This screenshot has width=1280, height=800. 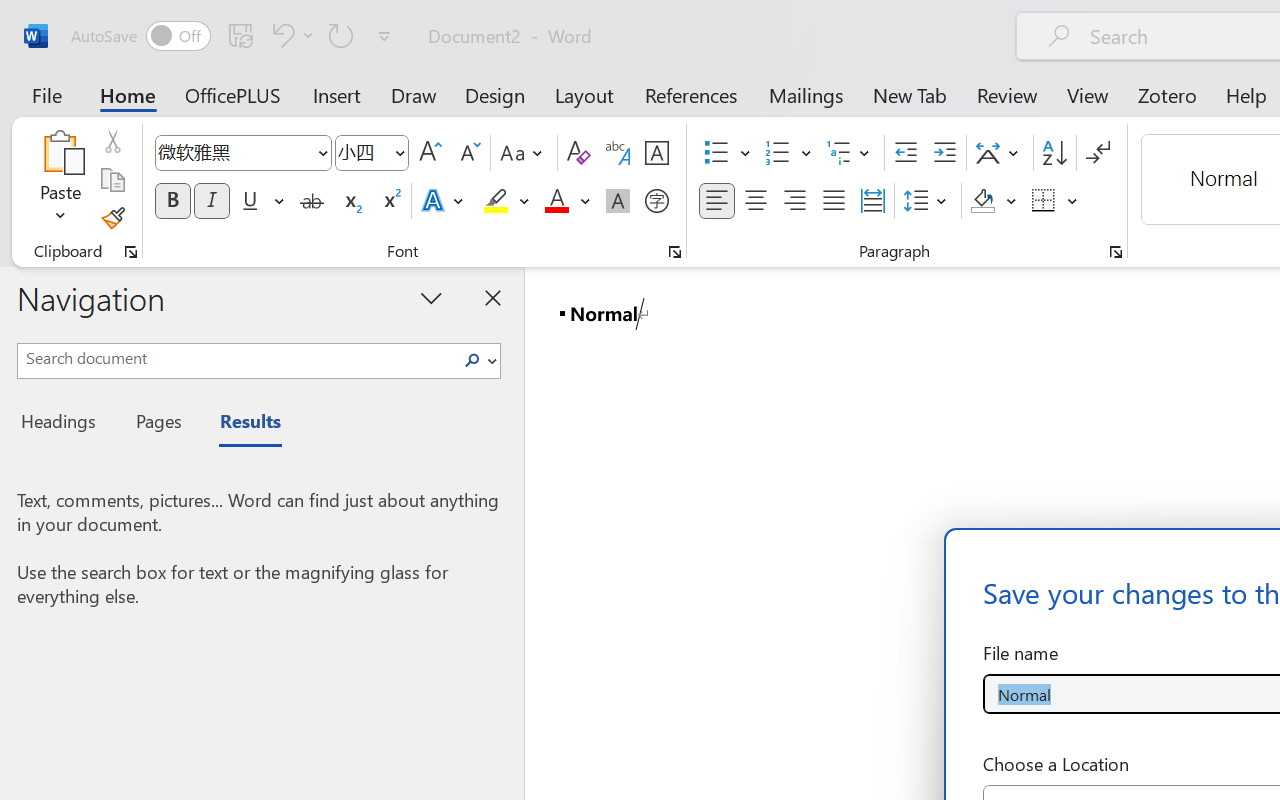 What do you see at coordinates (311, 201) in the screenshot?
I see `'Strikethrough'` at bounding box center [311, 201].